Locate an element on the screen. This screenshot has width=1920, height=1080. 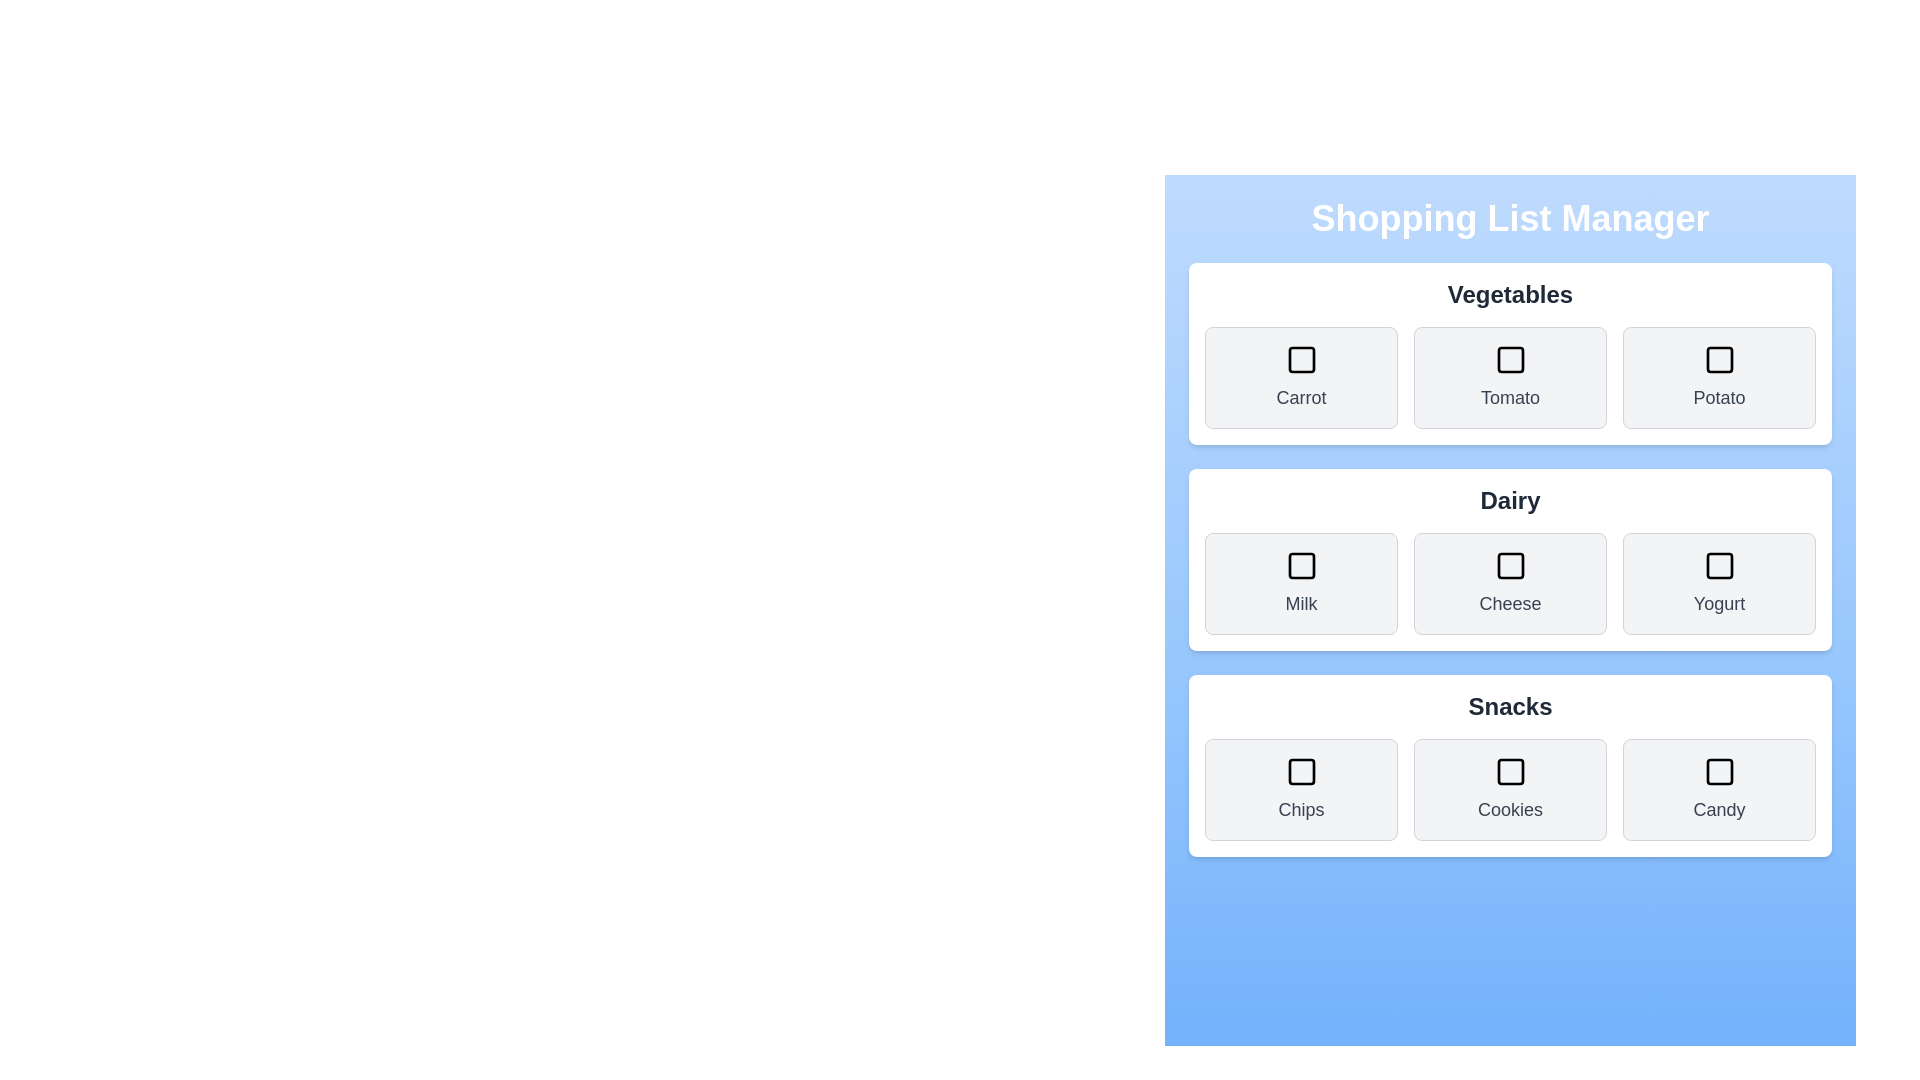
the item Chips to observe the hover effect is located at coordinates (1301, 789).